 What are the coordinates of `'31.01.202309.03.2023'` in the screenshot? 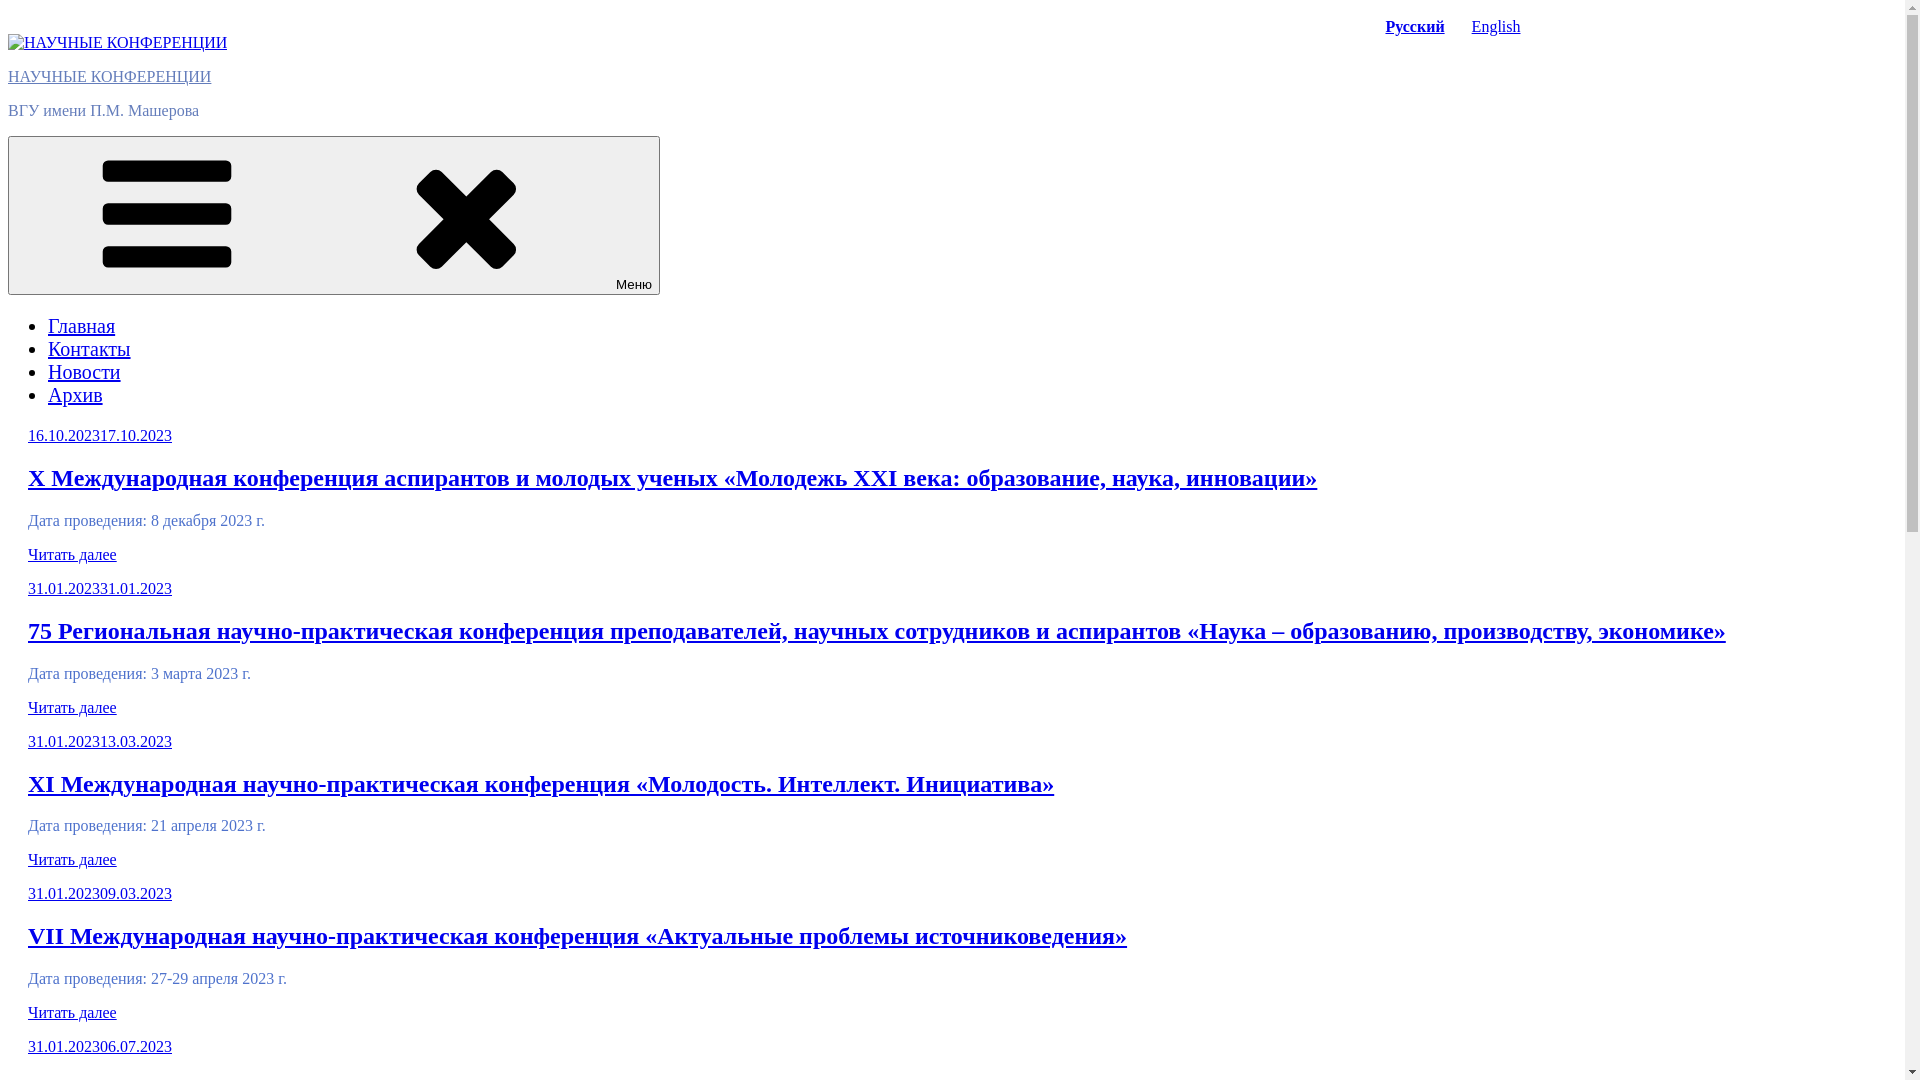 It's located at (28, 892).